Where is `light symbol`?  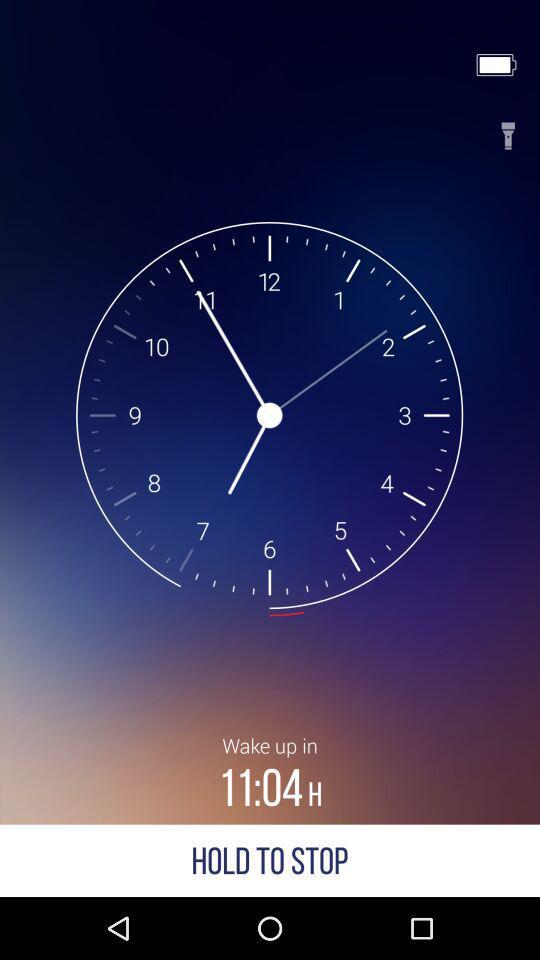 light symbol is located at coordinates (508, 129).